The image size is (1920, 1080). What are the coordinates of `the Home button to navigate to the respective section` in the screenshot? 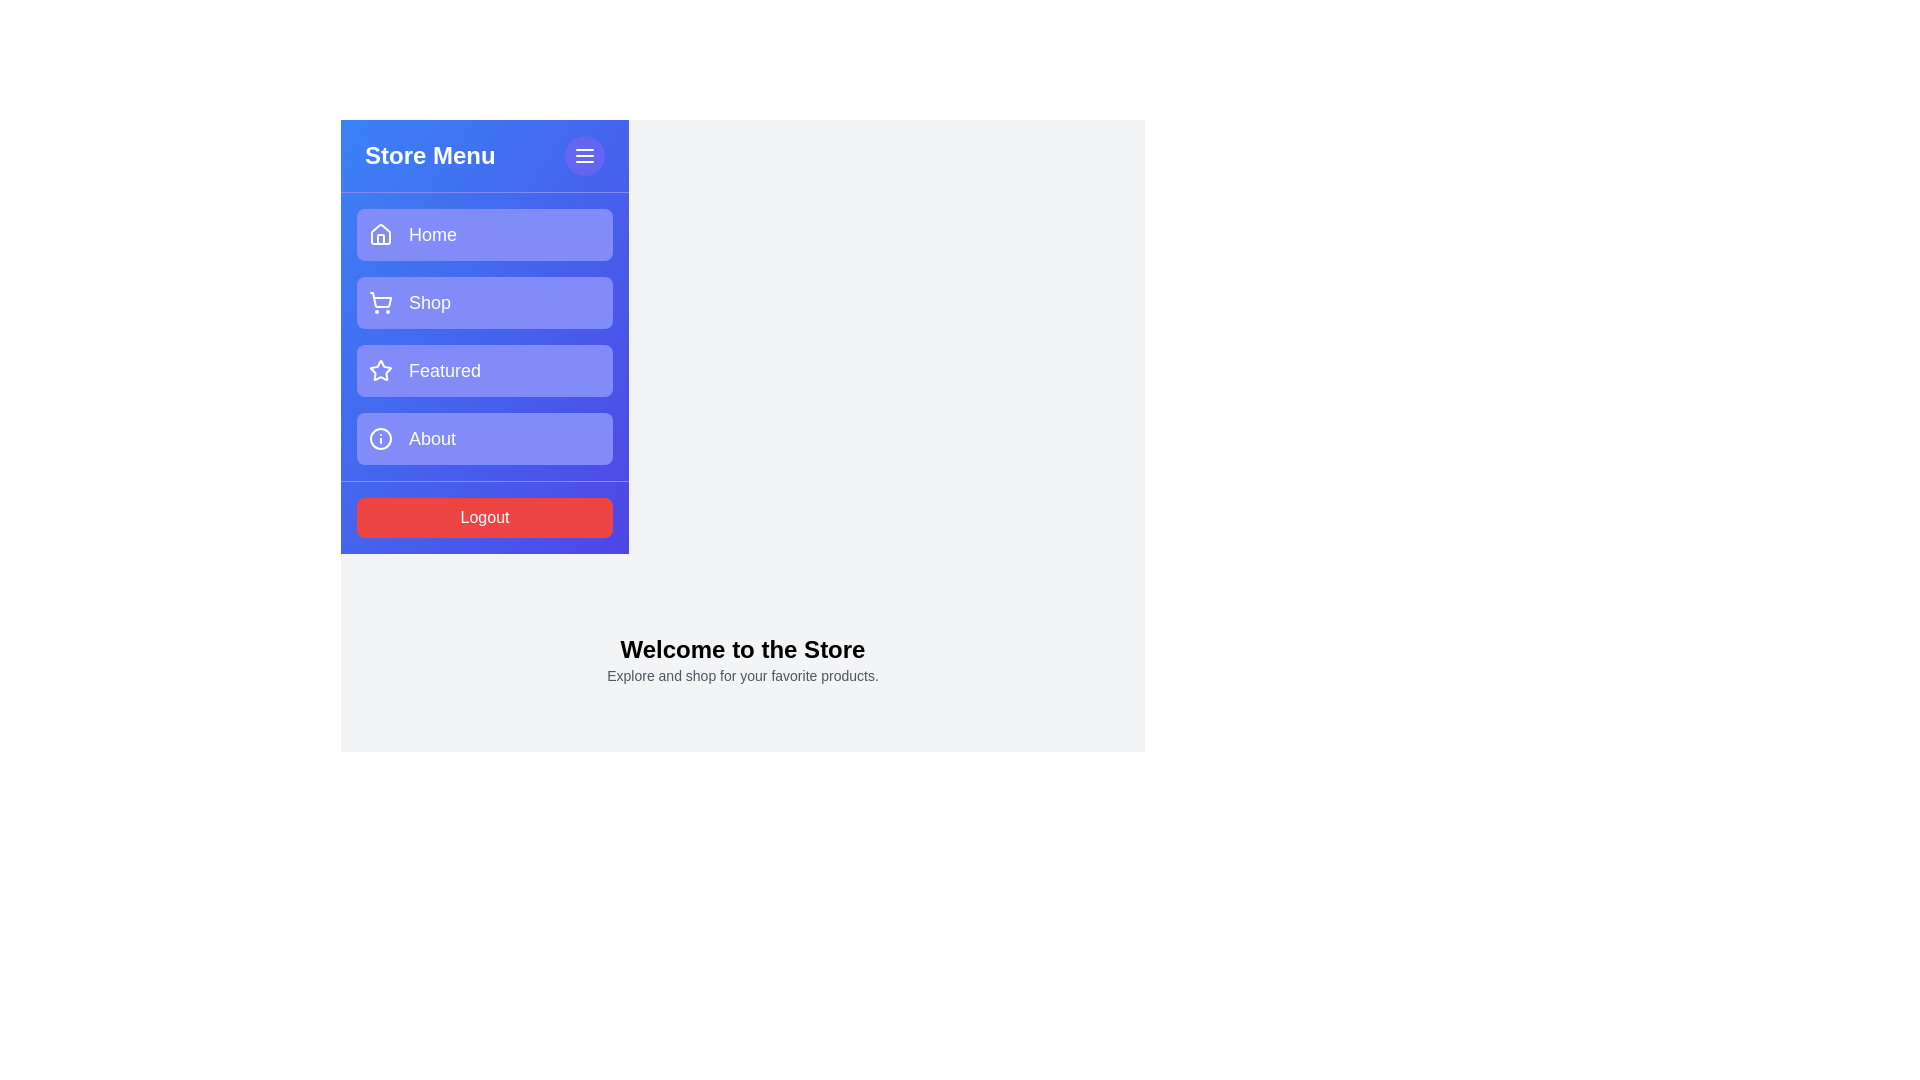 It's located at (484, 234).